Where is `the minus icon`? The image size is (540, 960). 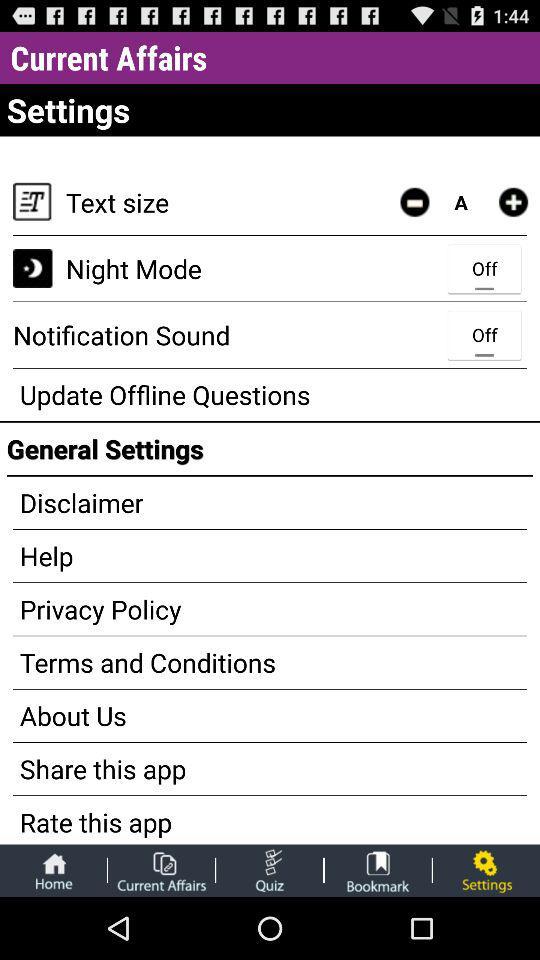
the minus icon is located at coordinates (413, 216).